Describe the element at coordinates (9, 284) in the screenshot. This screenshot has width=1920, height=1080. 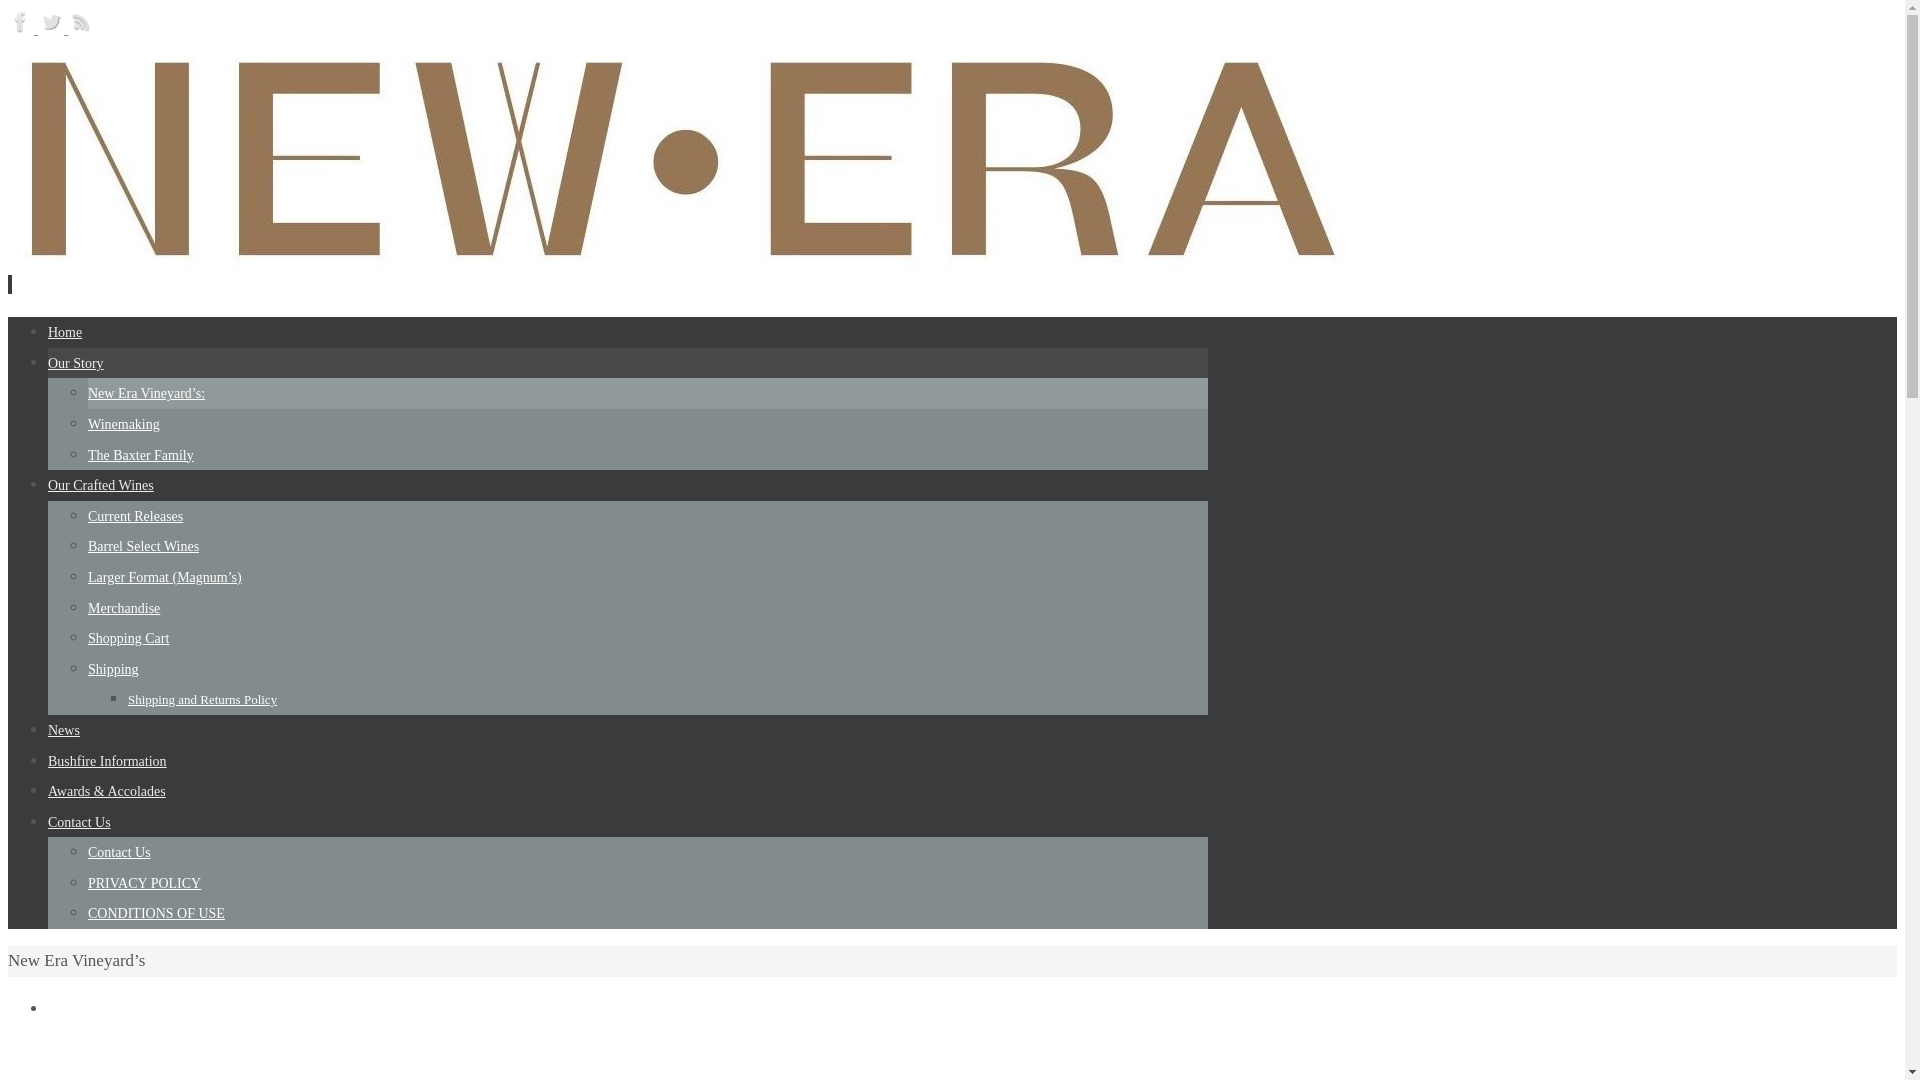
I see `' '` at that location.